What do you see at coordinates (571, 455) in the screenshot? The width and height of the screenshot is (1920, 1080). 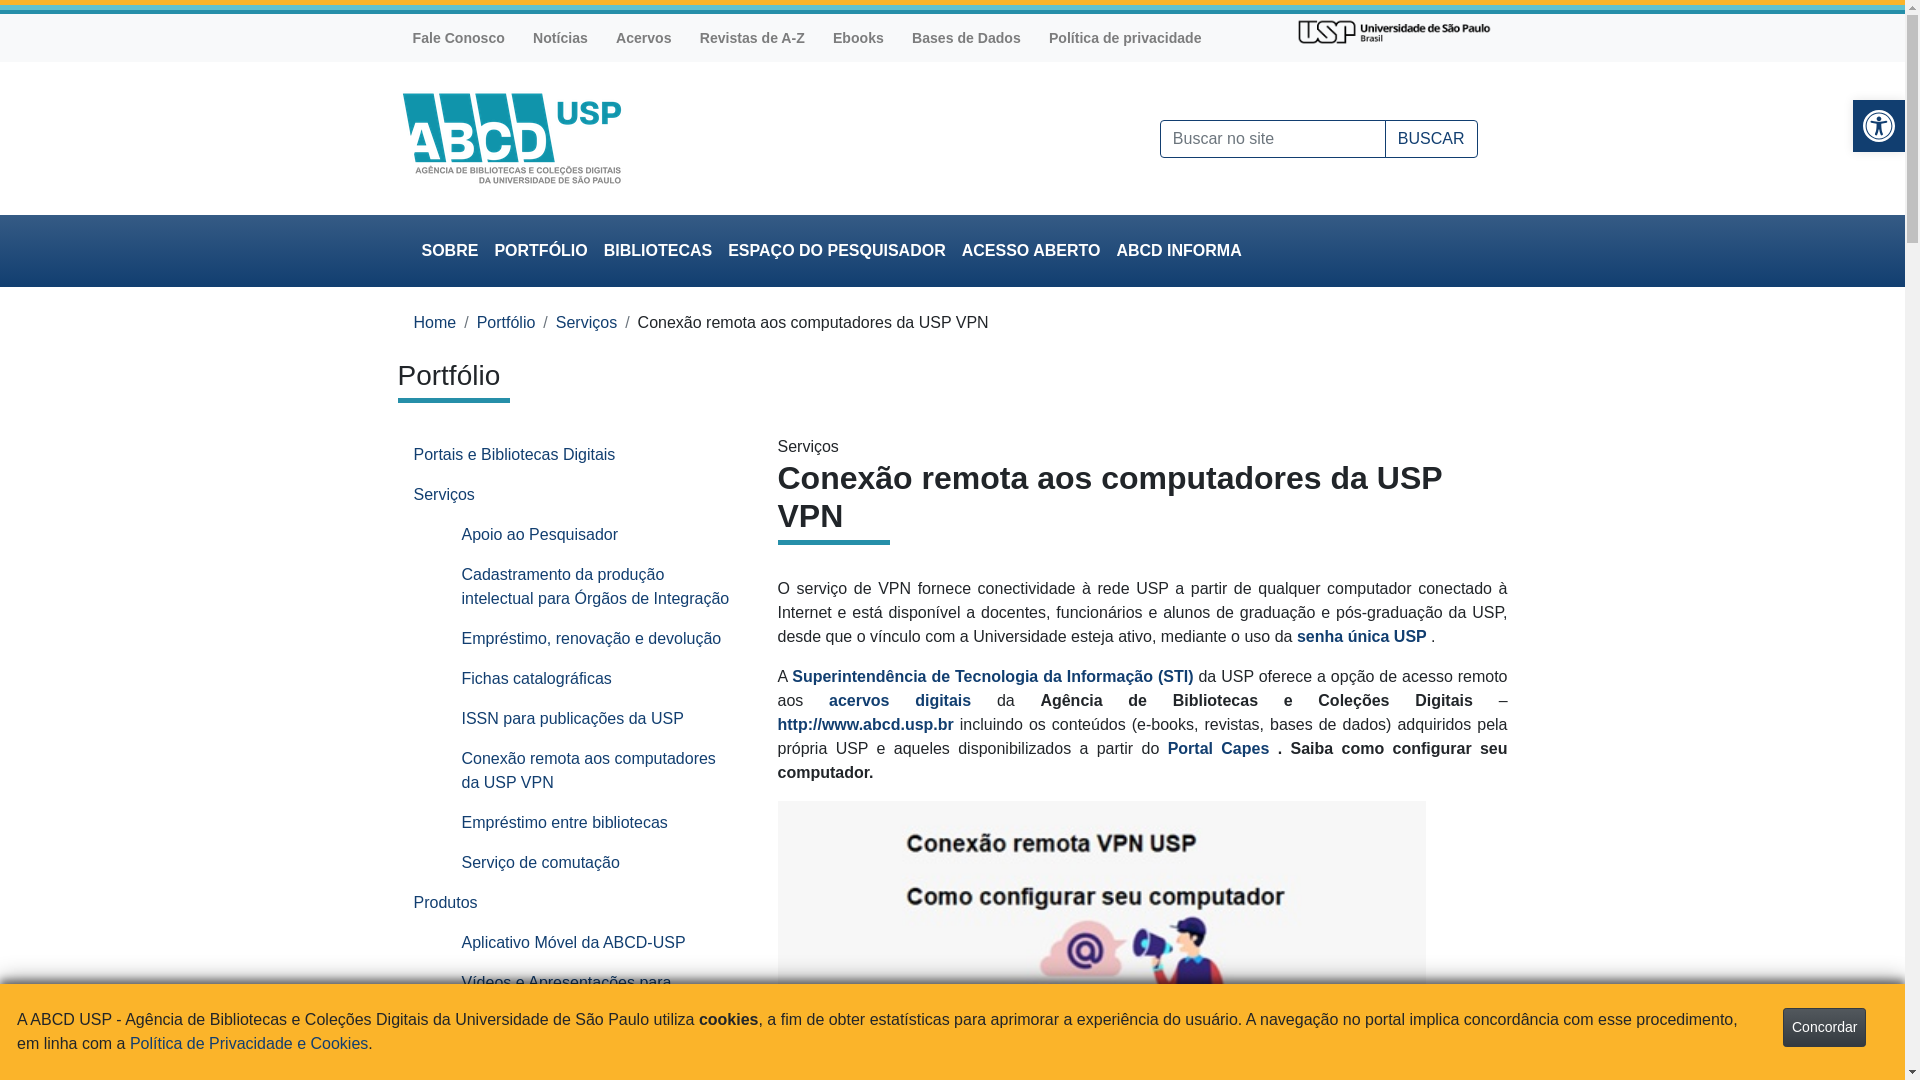 I see `'Portais e Bibliotecas Digitais'` at bounding box center [571, 455].